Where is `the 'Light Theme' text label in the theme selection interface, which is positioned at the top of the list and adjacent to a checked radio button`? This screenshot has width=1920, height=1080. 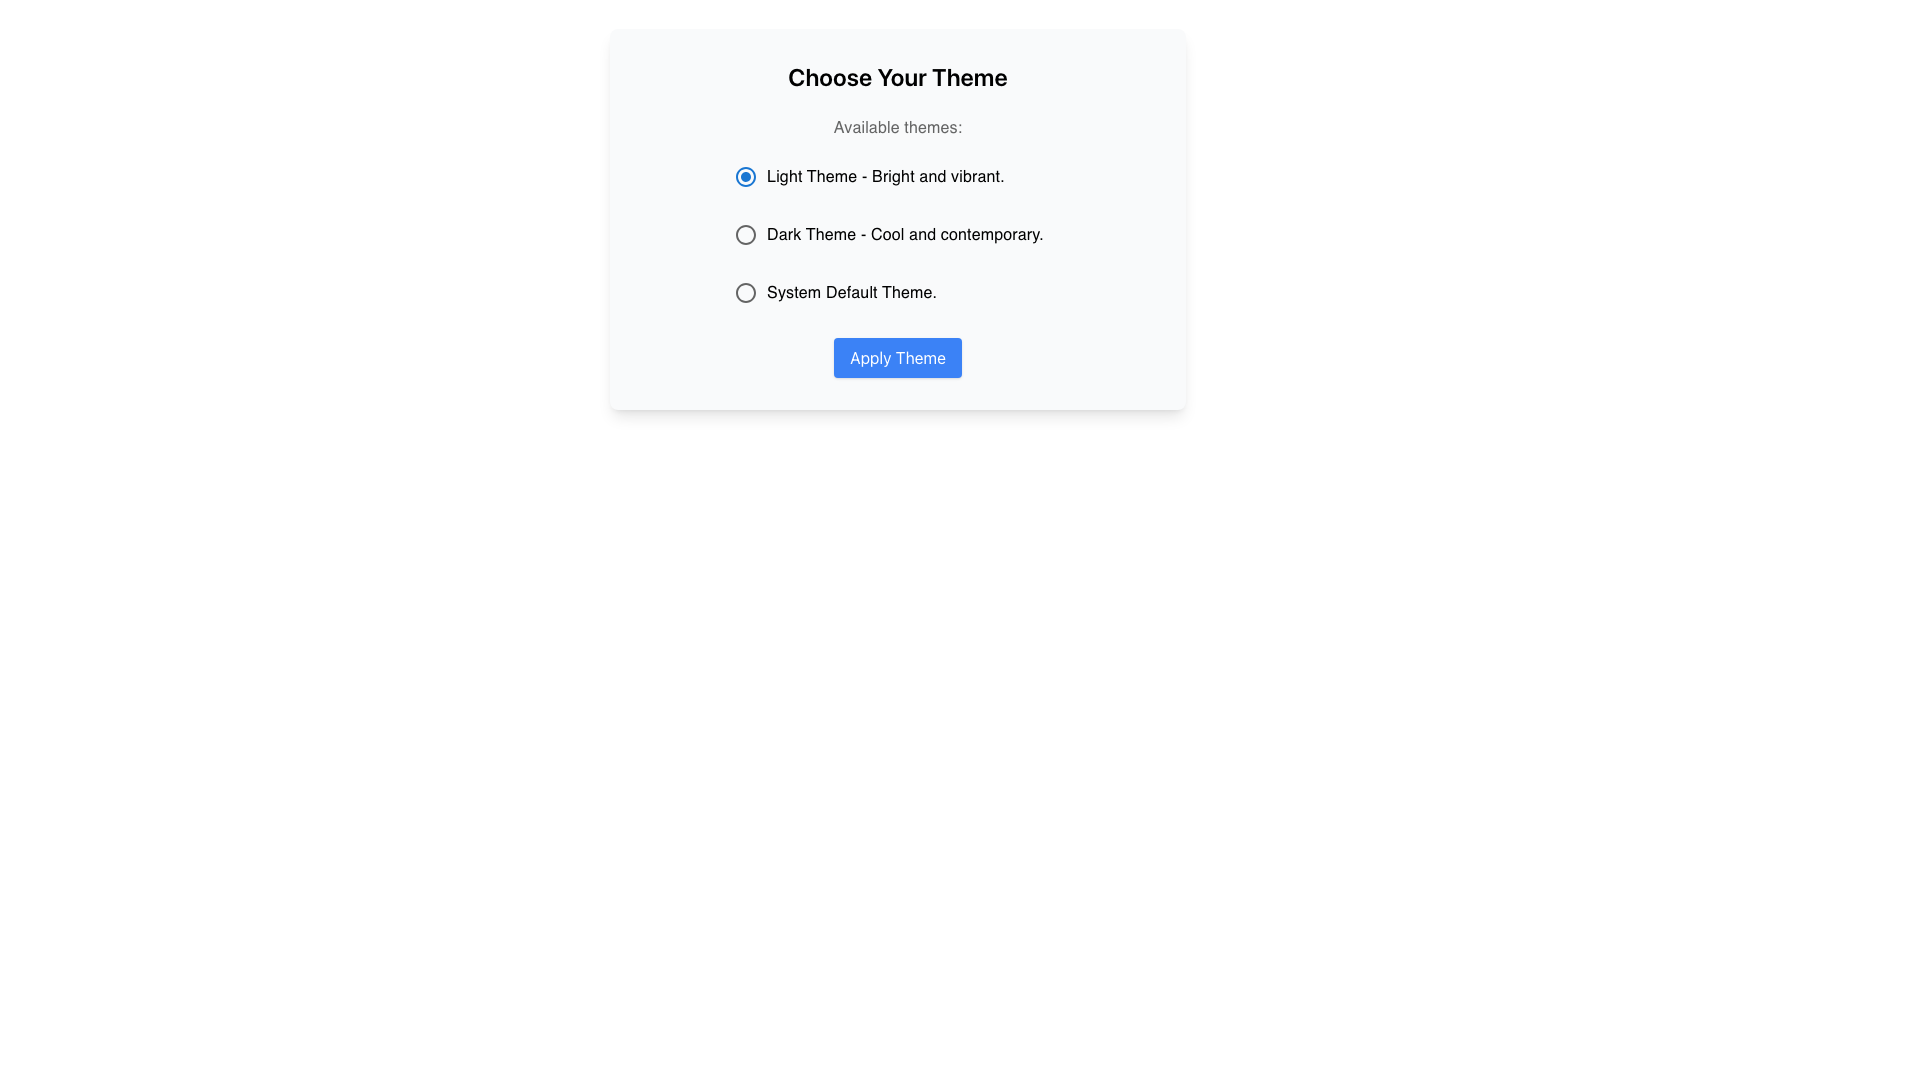
the 'Light Theme' text label in the theme selection interface, which is positioned at the top of the list and adjacent to a checked radio button is located at coordinates (884, 176).